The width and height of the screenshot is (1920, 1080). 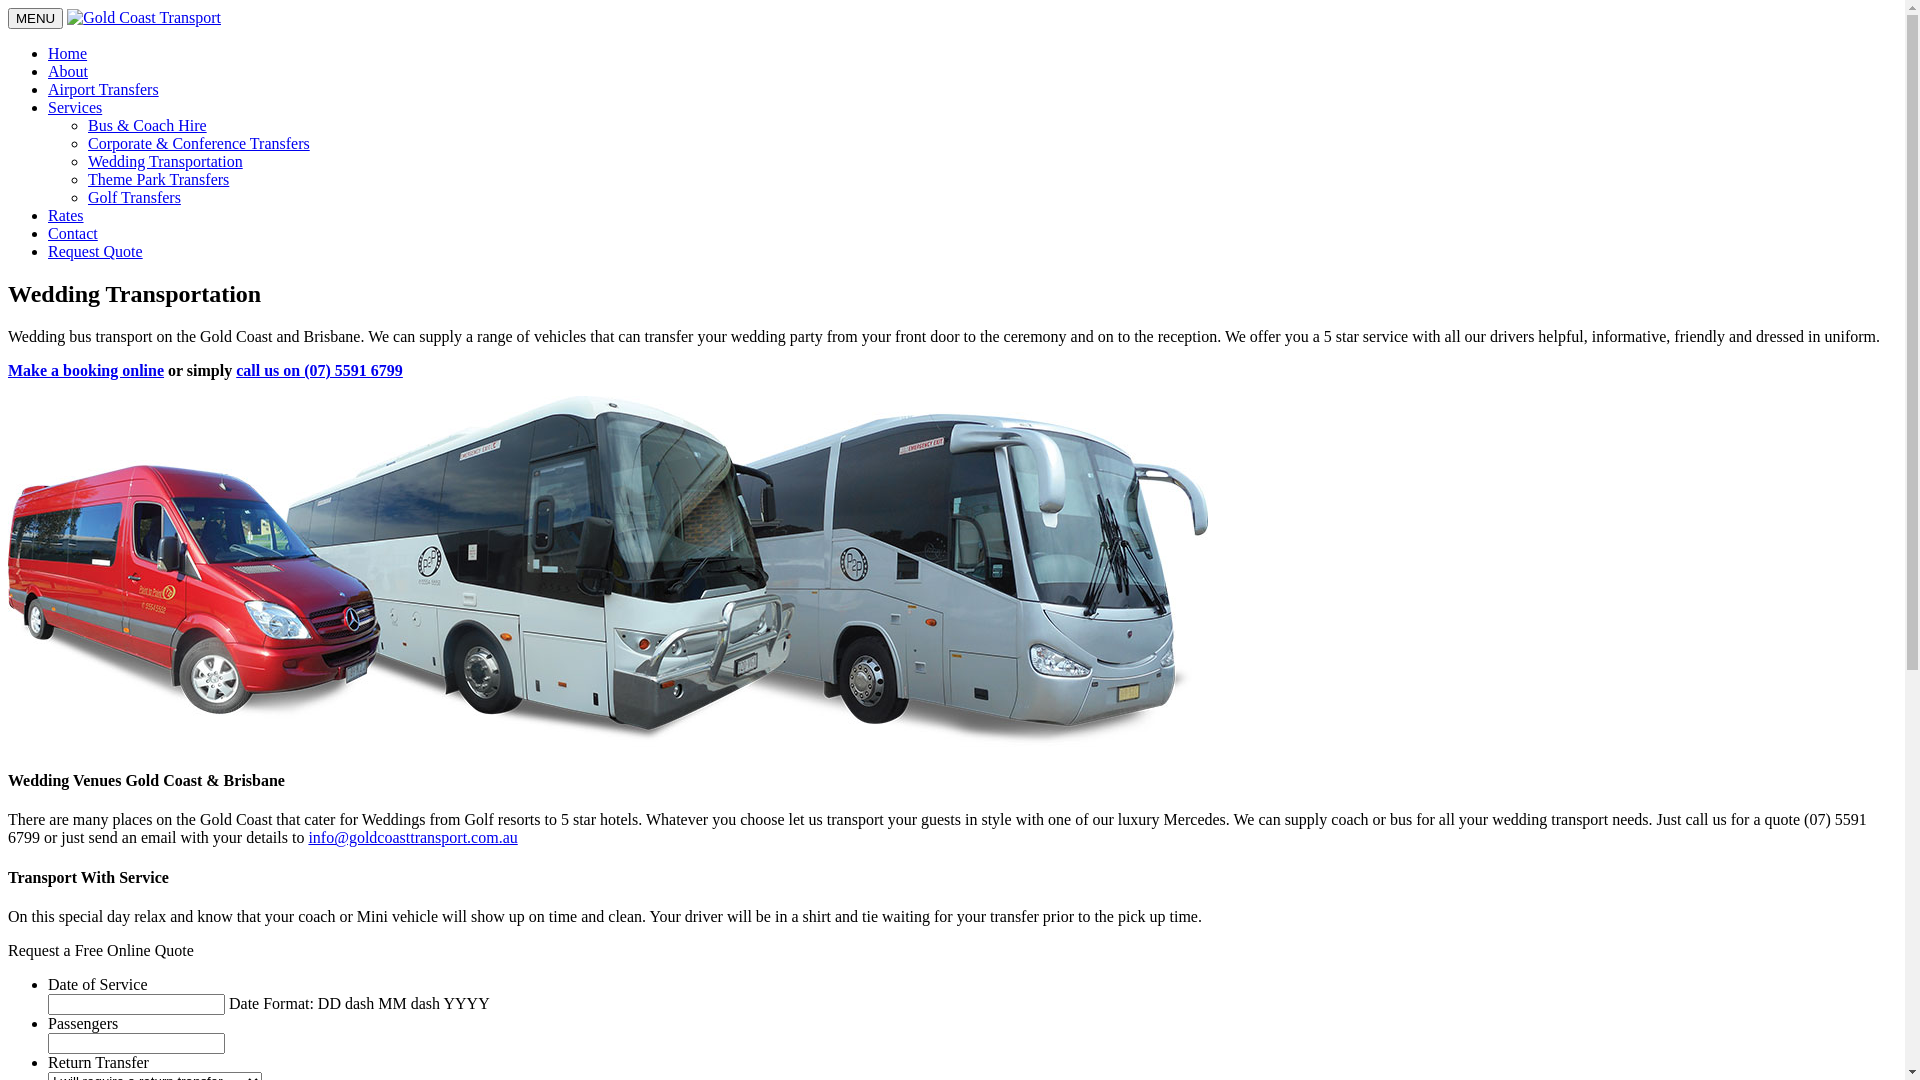 What do you see at coordinates (72, 232) in the screenshot?
I see `'Contact'` at bounding box center [72, 232].